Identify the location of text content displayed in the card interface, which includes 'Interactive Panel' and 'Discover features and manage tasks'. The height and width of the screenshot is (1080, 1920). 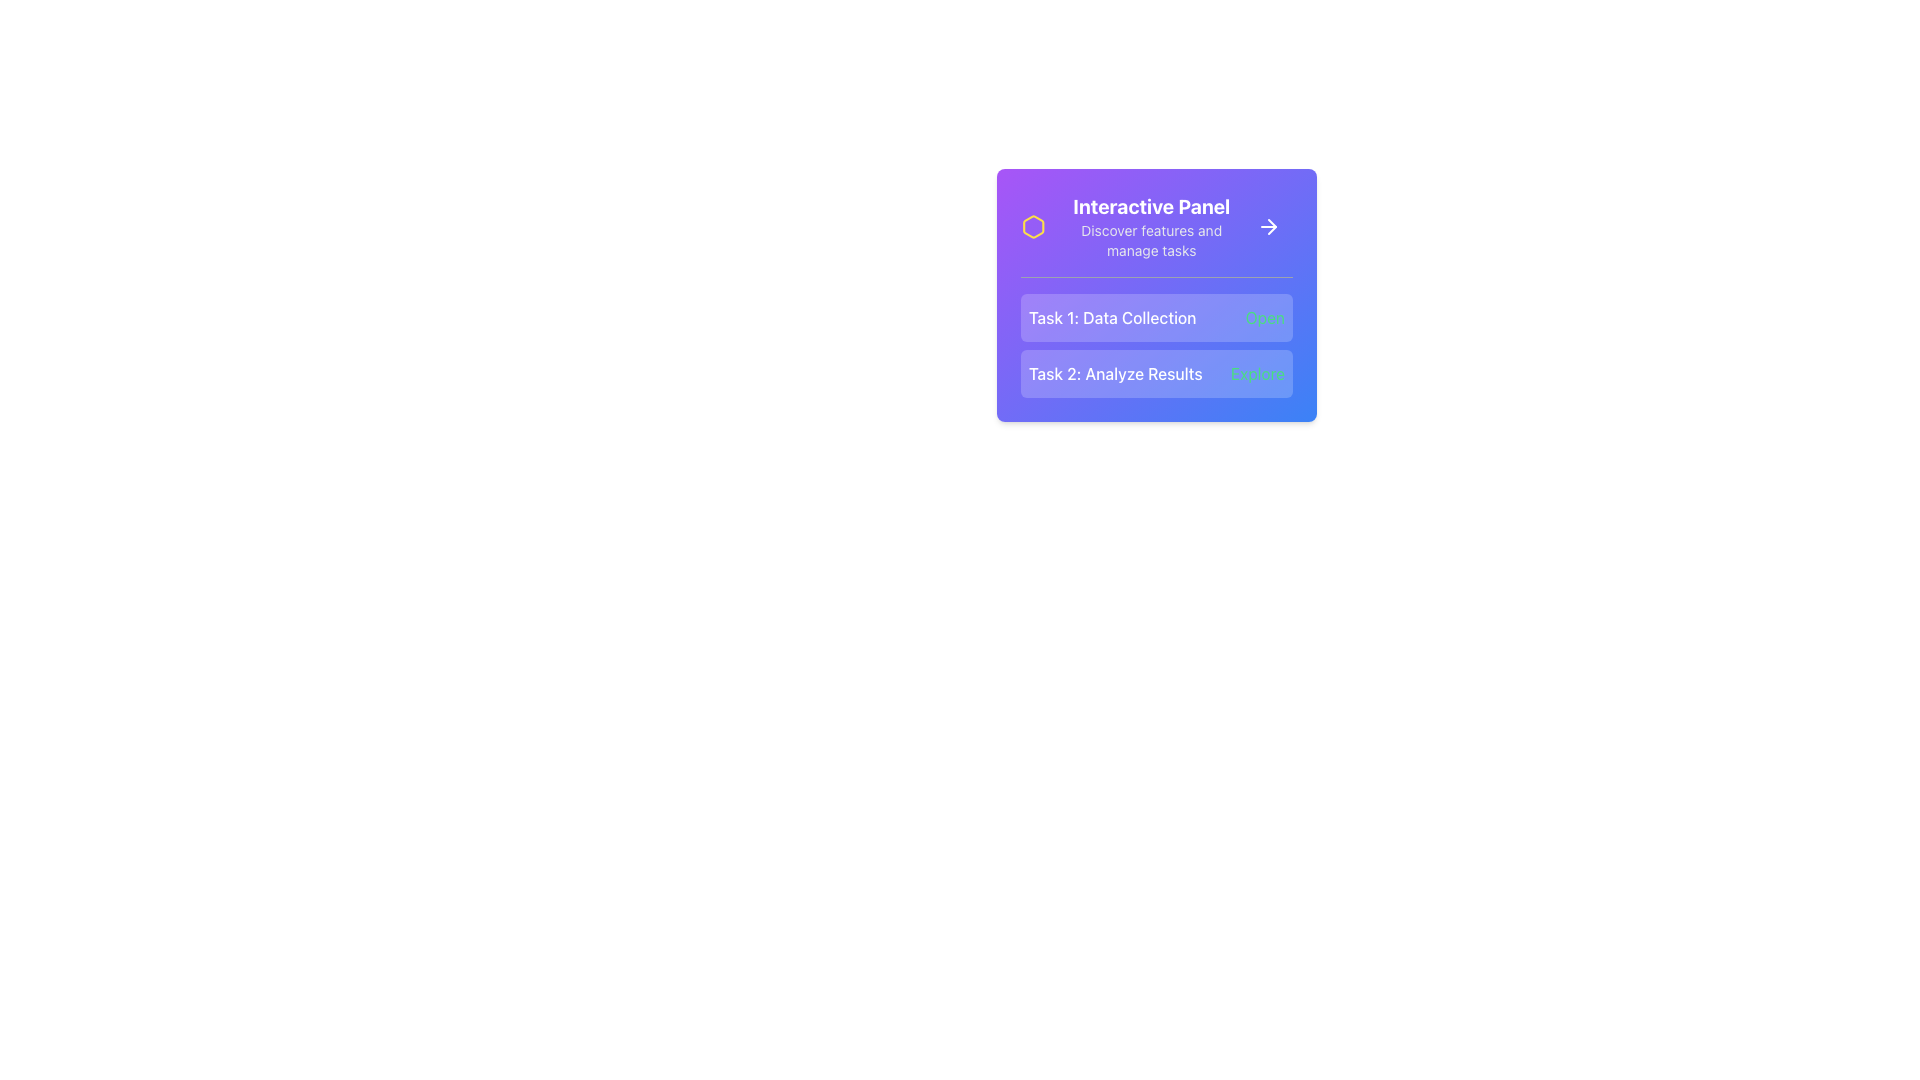
(1151, 226).